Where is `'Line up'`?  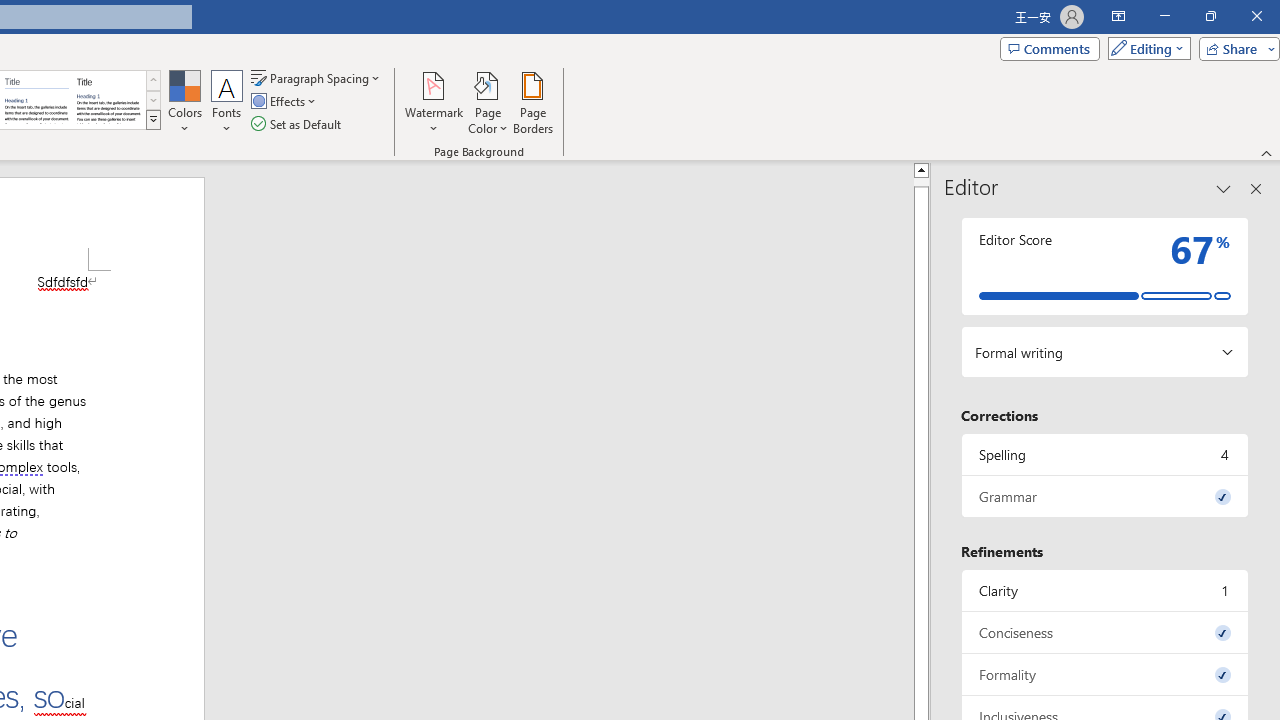
'Line up' is located at coordinates (920, 168).